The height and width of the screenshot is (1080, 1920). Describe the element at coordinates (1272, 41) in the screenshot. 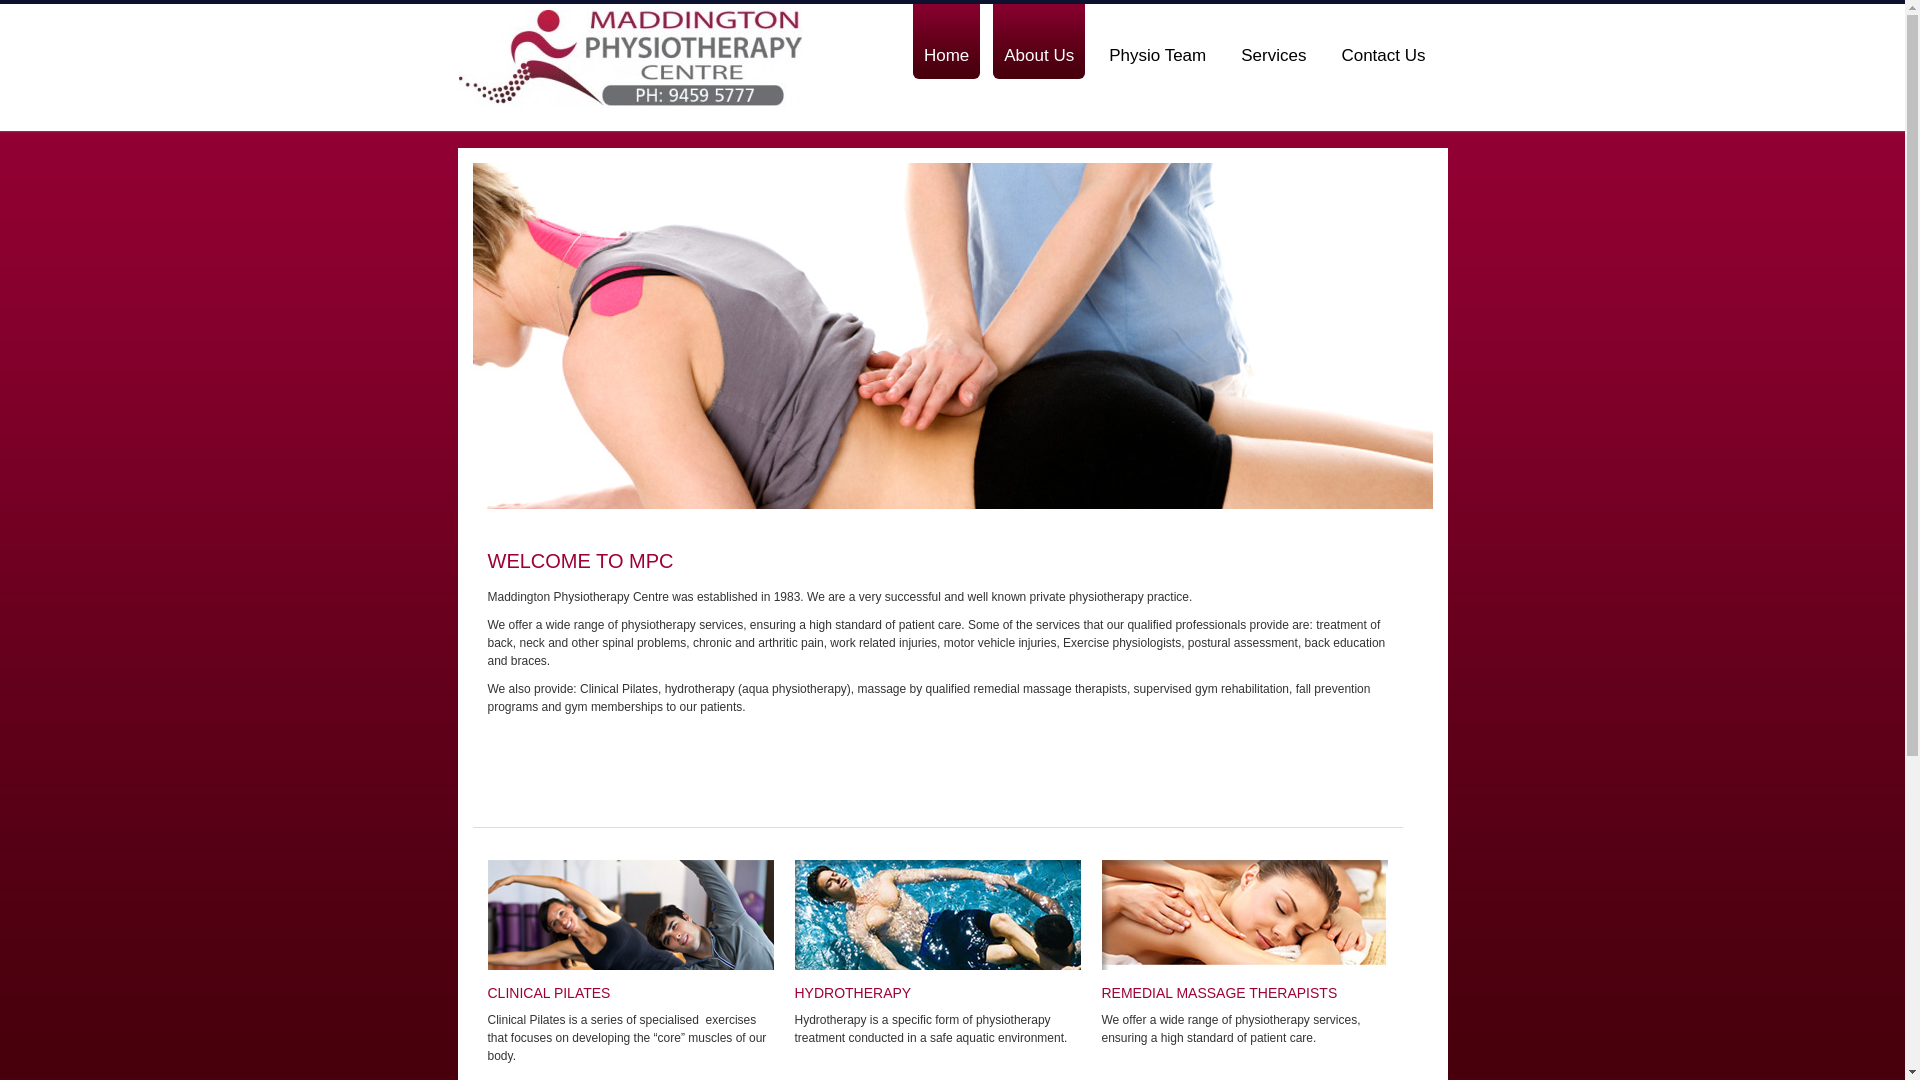

I see `'Services'` at that location.